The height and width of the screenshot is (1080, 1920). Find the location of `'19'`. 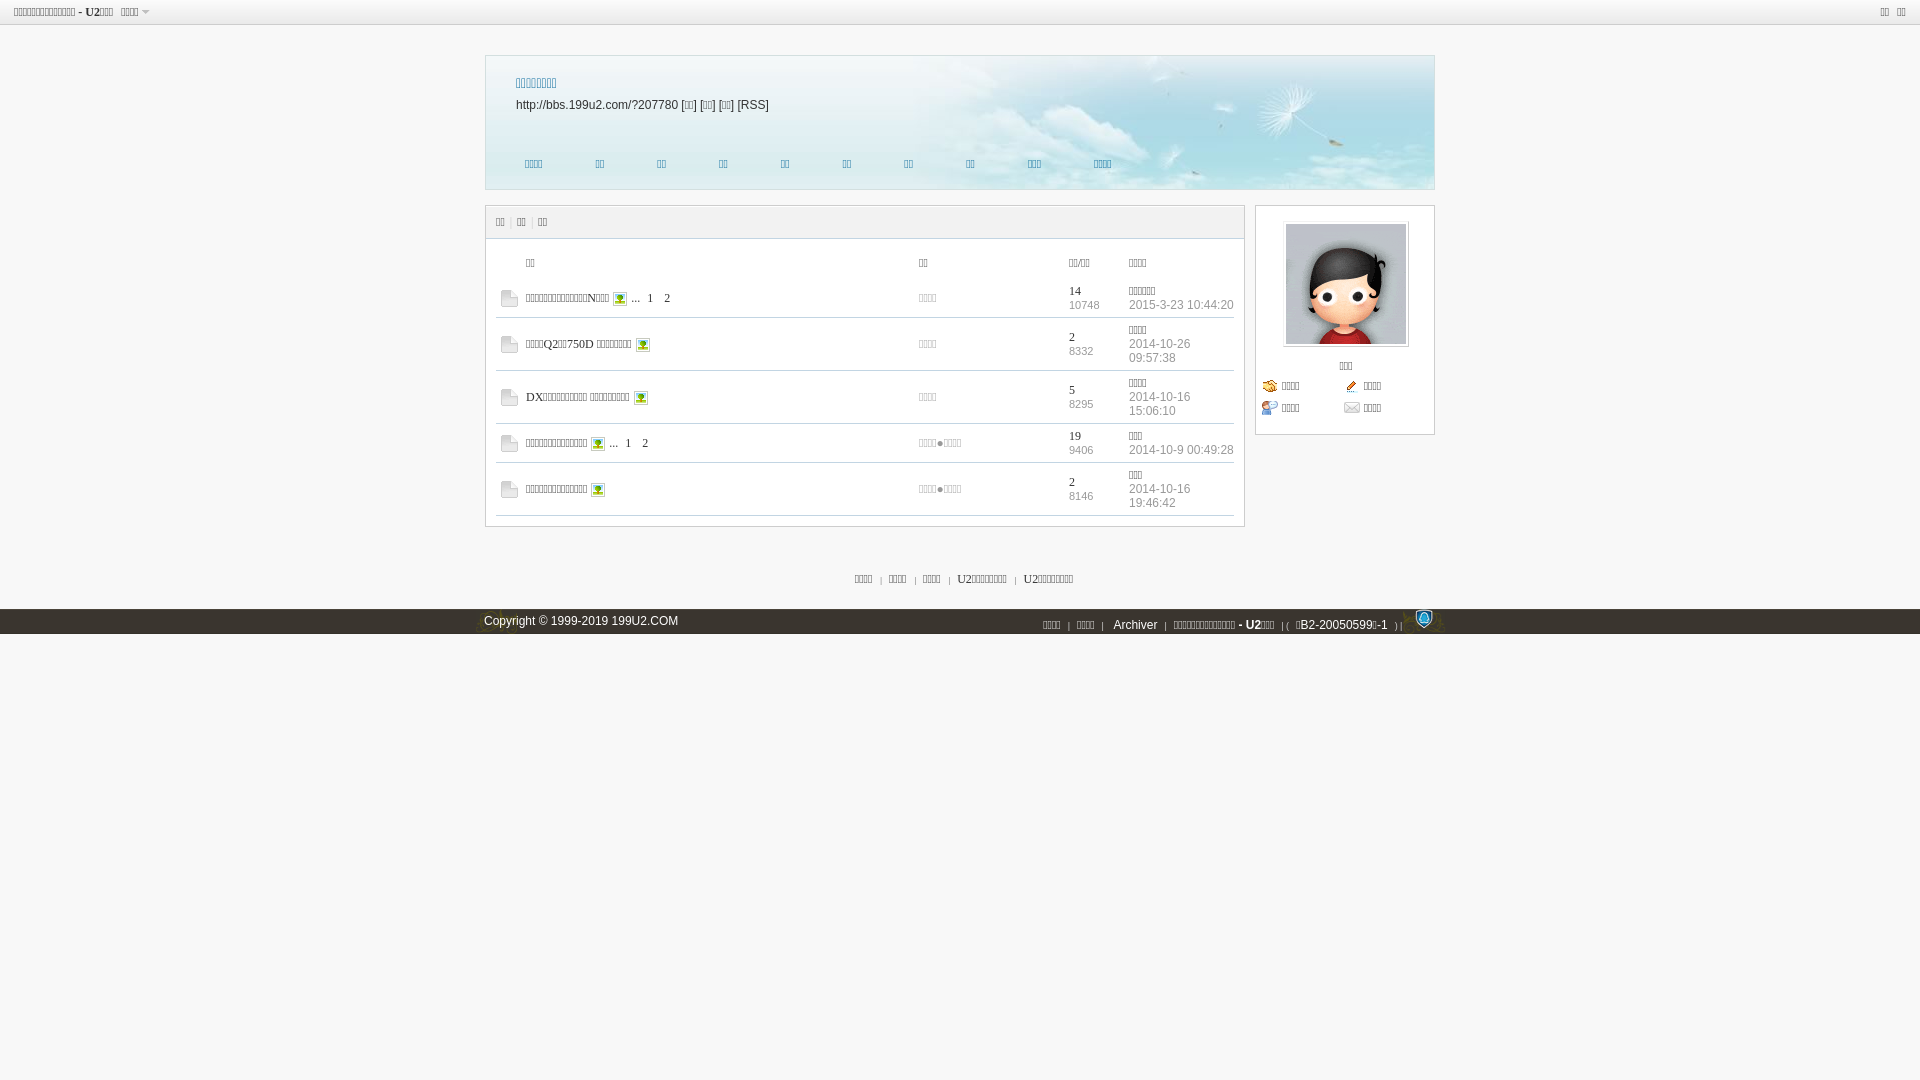

'19' is located at coordinates (1074, 434).